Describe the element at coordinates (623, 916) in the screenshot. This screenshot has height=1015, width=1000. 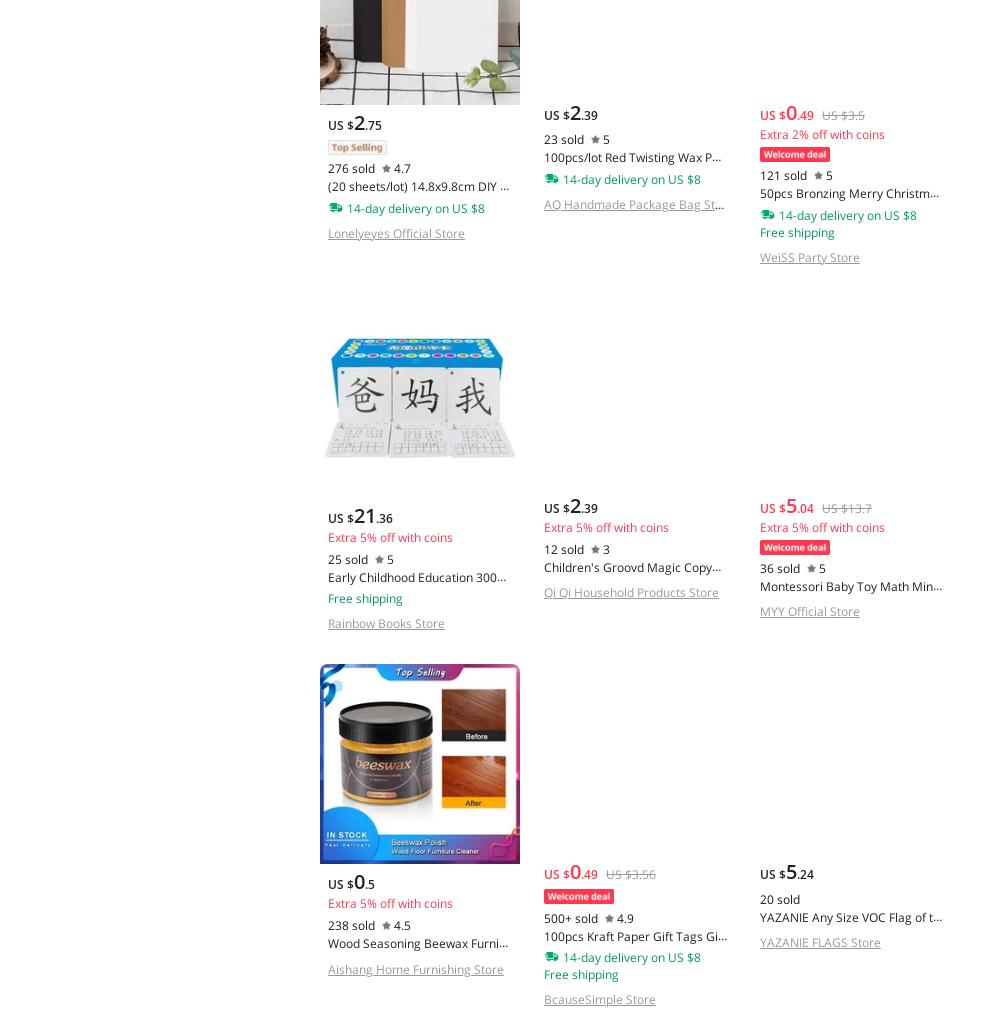
I see `'4.9'` at that location.